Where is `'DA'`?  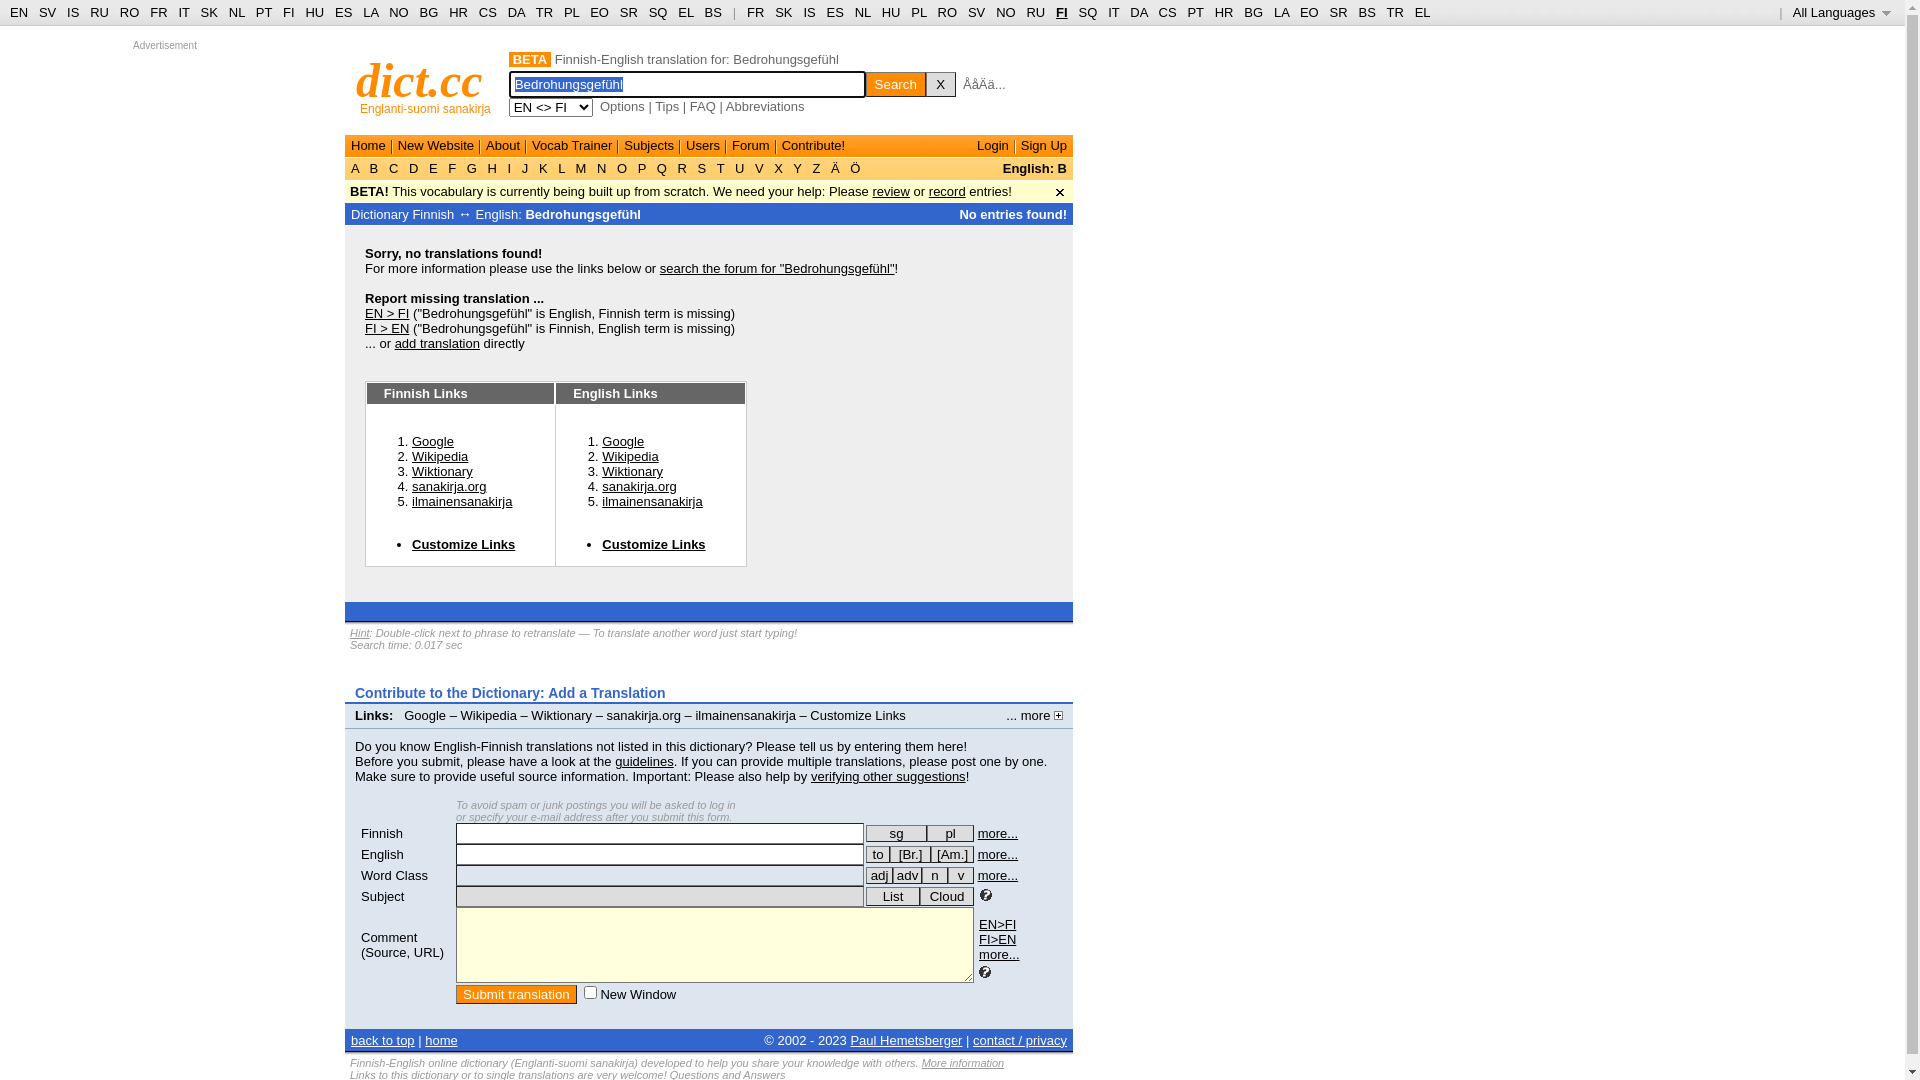
'DA' is located at coordinates (1138, 12).